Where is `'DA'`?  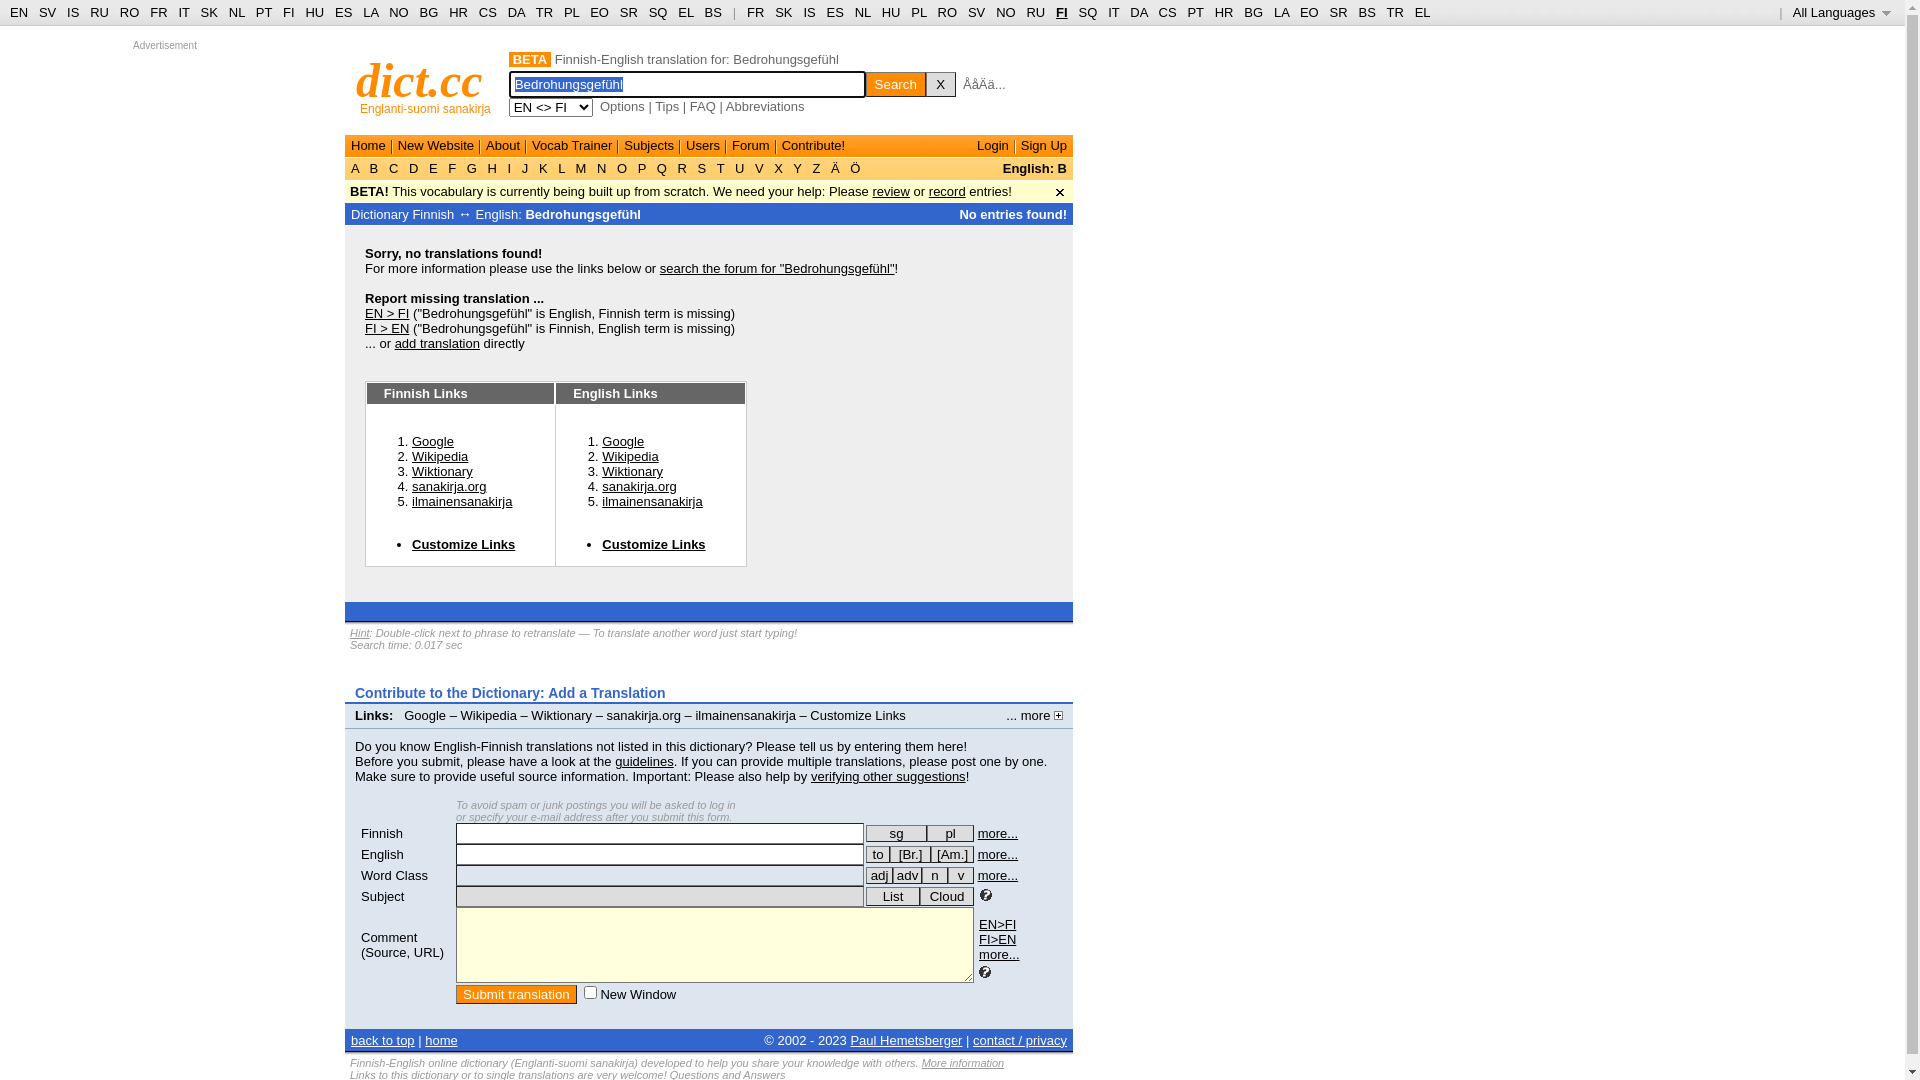
'DA' is located at coordinates (1138, 12).